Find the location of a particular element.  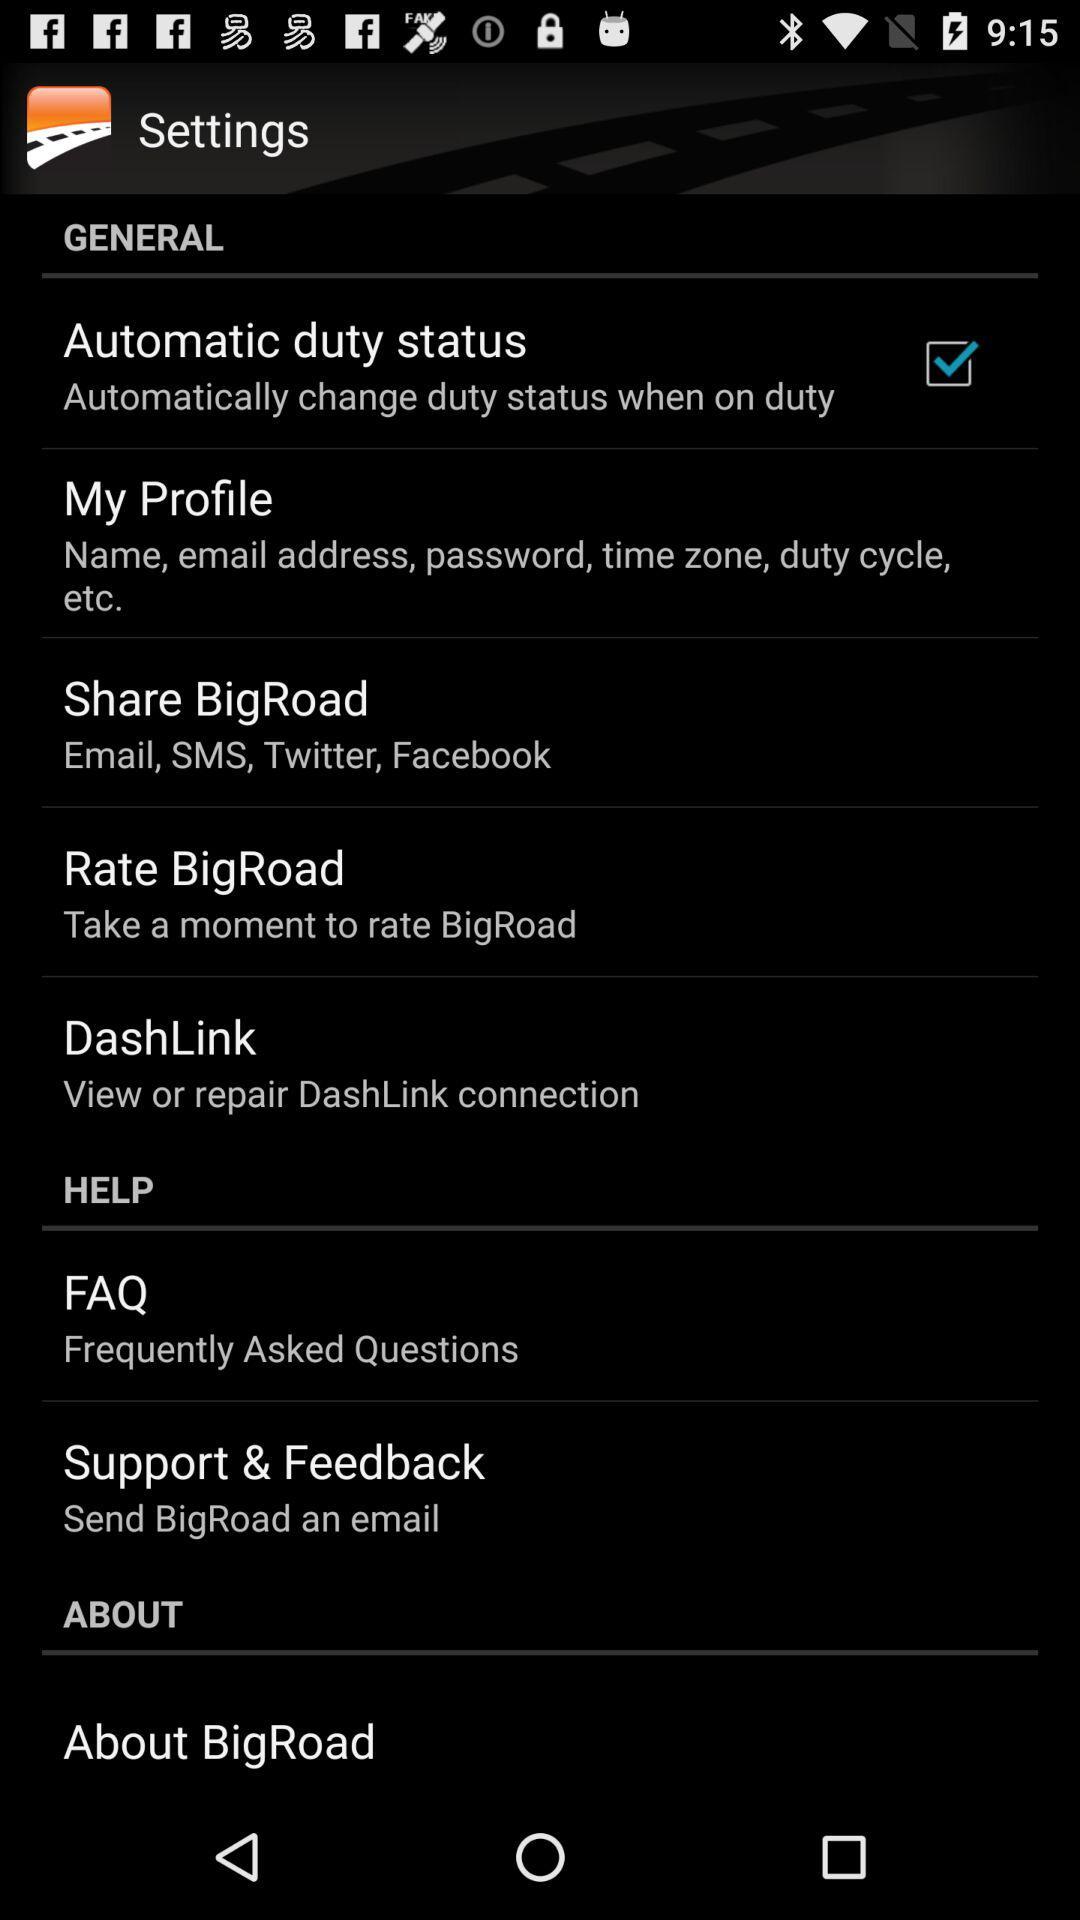

automatically change duty icon is located at coordinates (447, 395).